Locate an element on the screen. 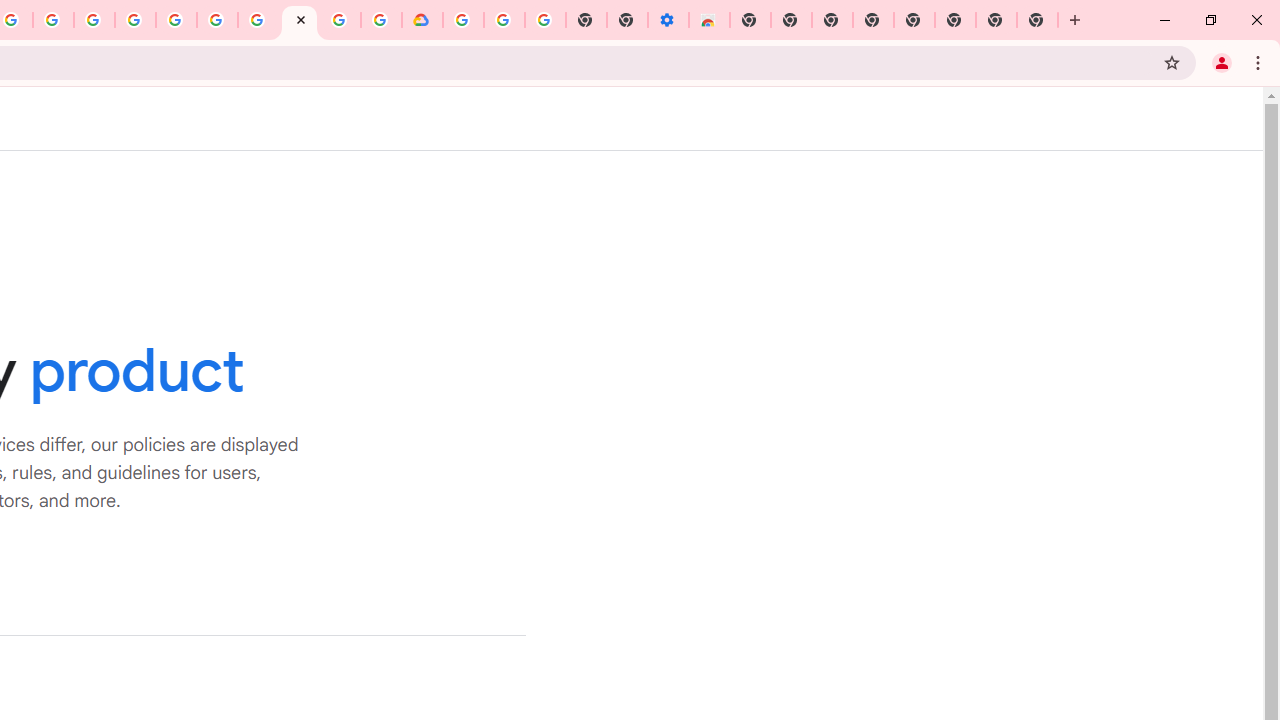  'Create your Google Account' is located at coordinates (53, 20).